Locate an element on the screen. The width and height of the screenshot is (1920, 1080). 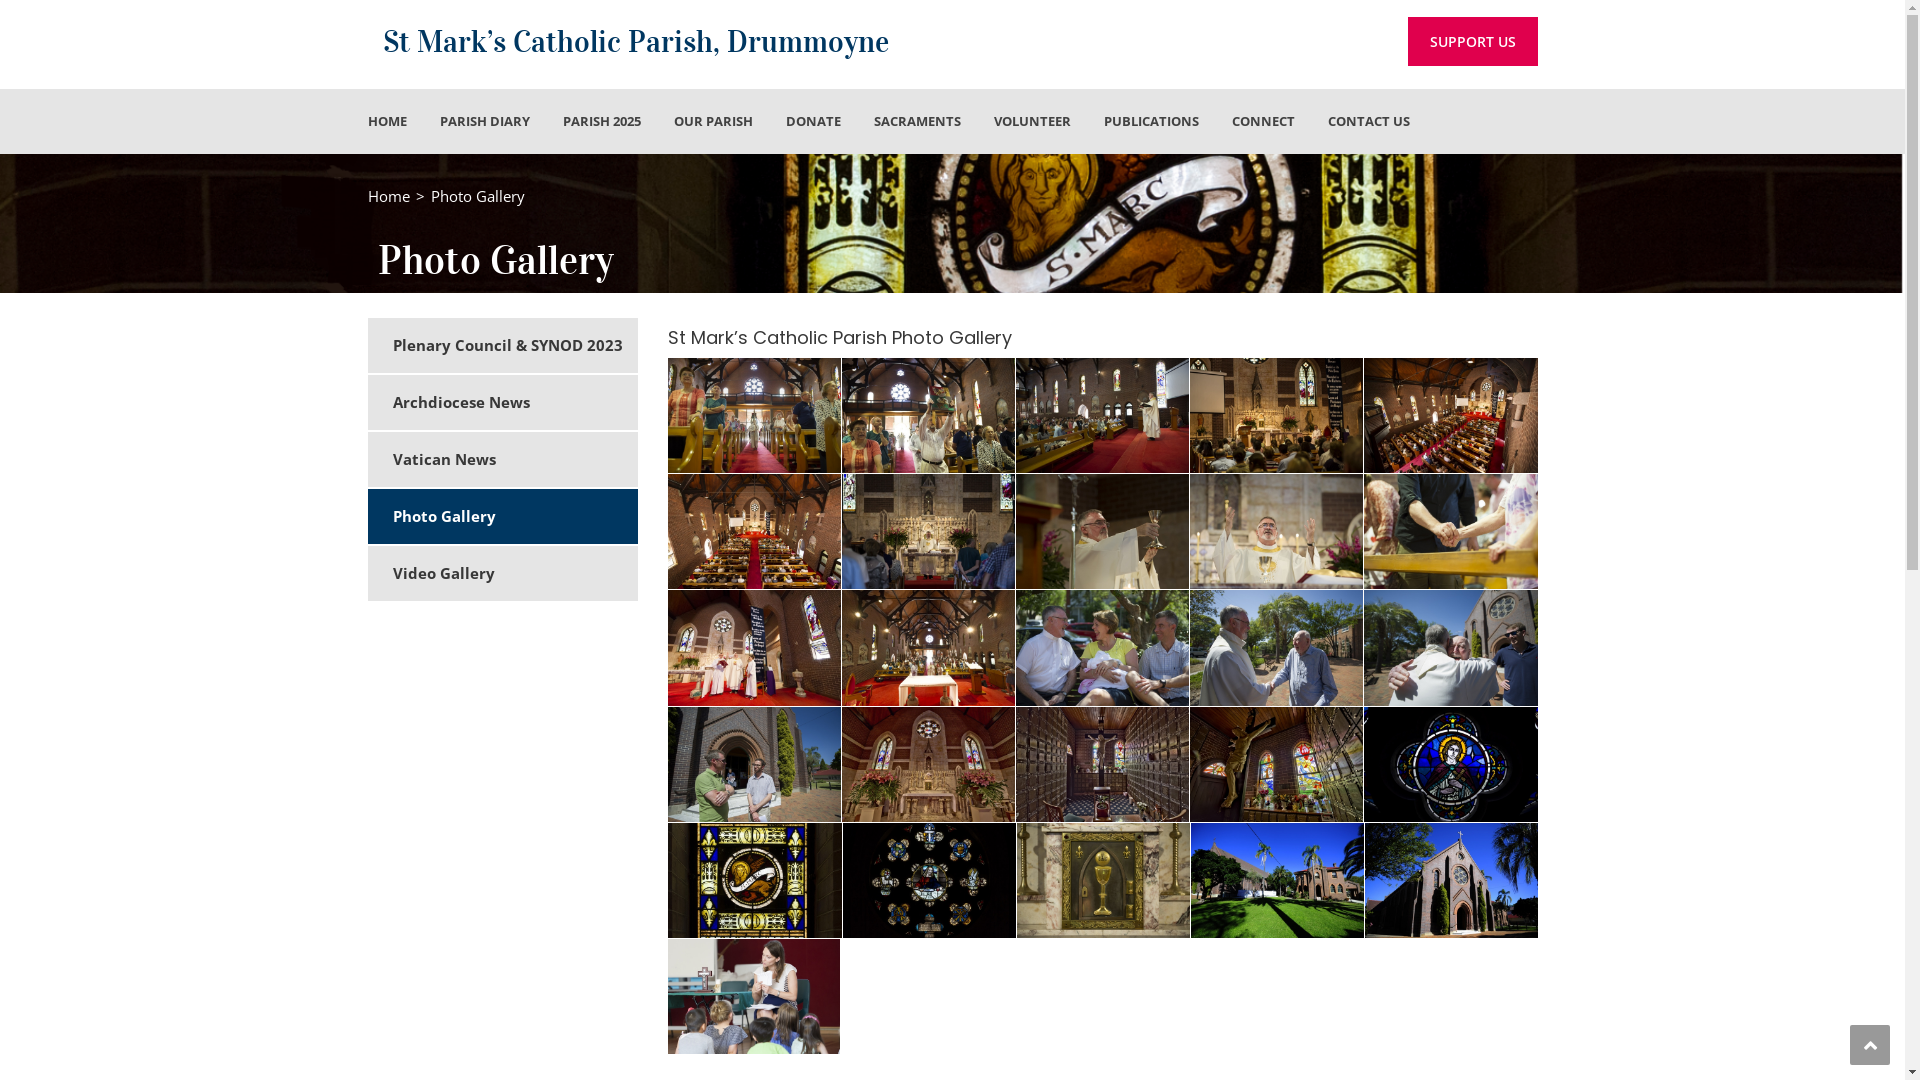
'Vatican News' is located at coordinates (514, 459).